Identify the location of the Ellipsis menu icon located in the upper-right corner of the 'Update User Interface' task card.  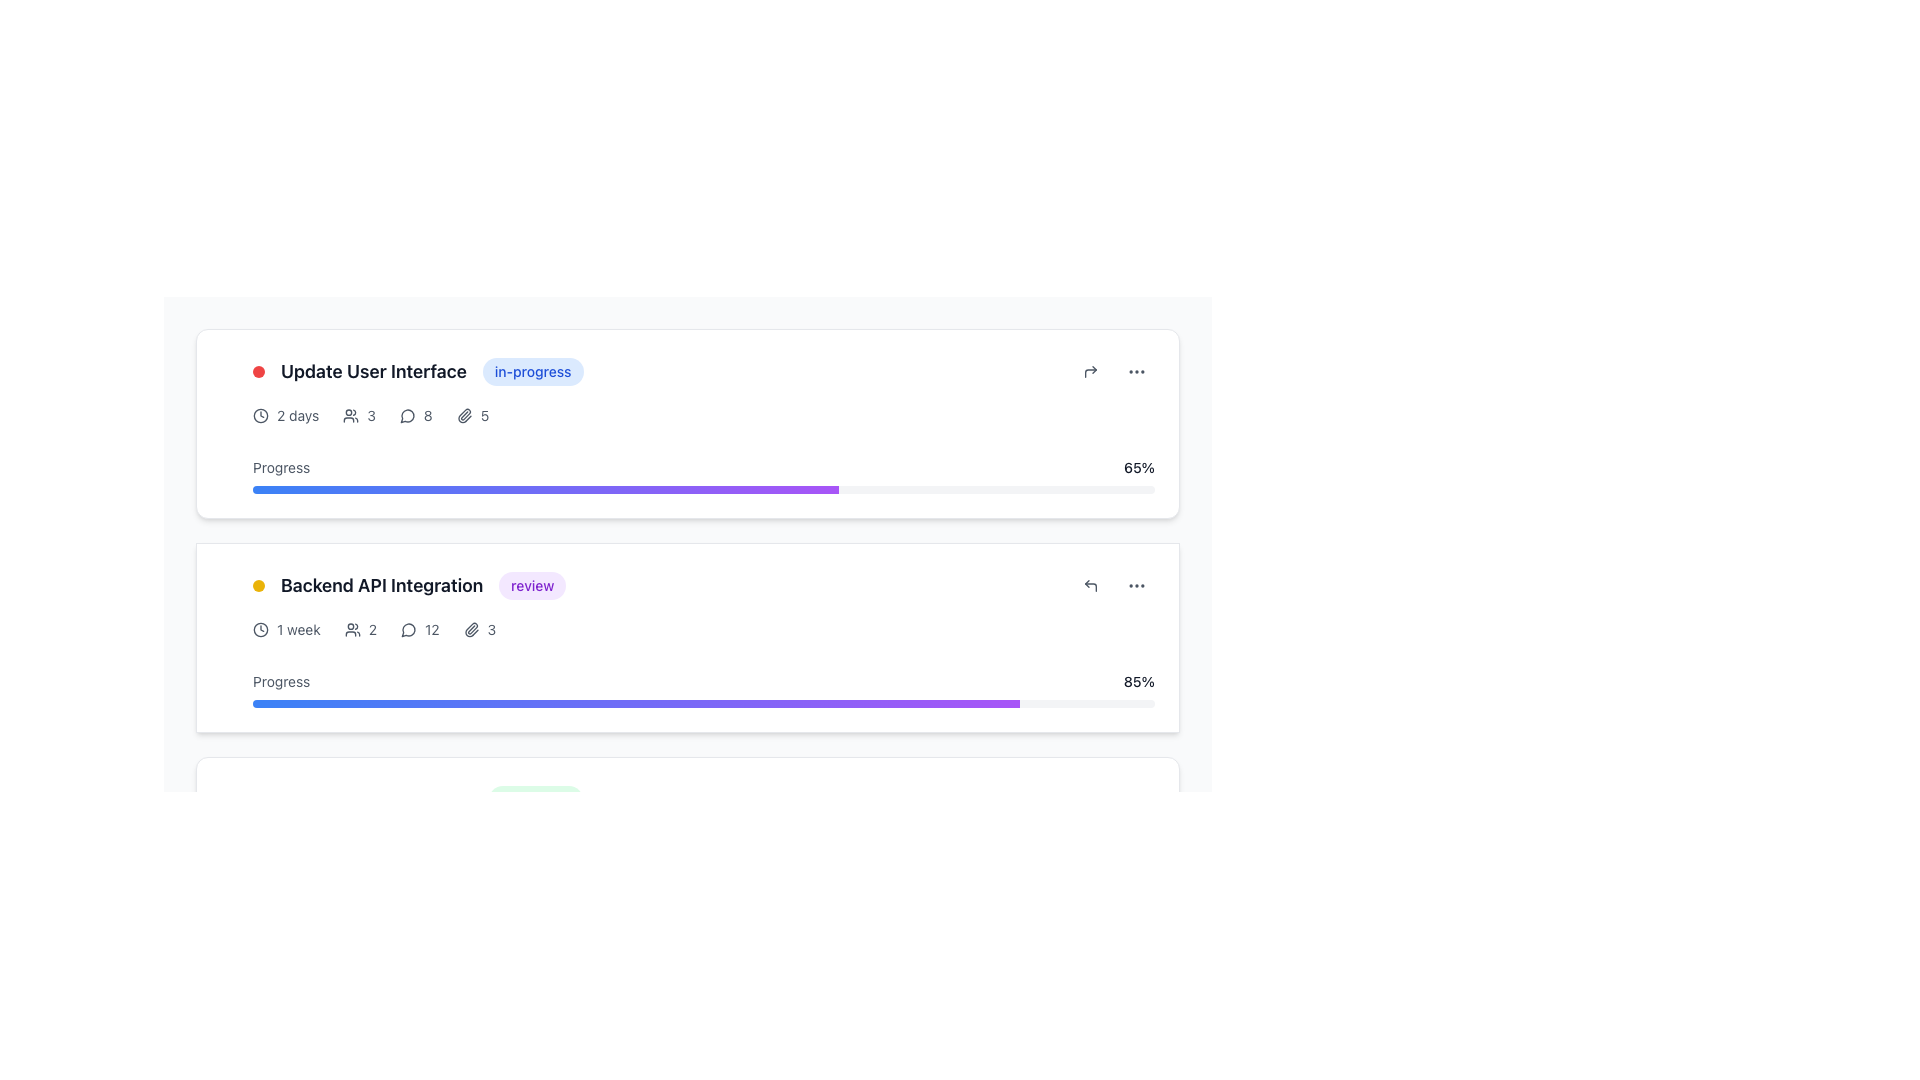
(1137, 371).